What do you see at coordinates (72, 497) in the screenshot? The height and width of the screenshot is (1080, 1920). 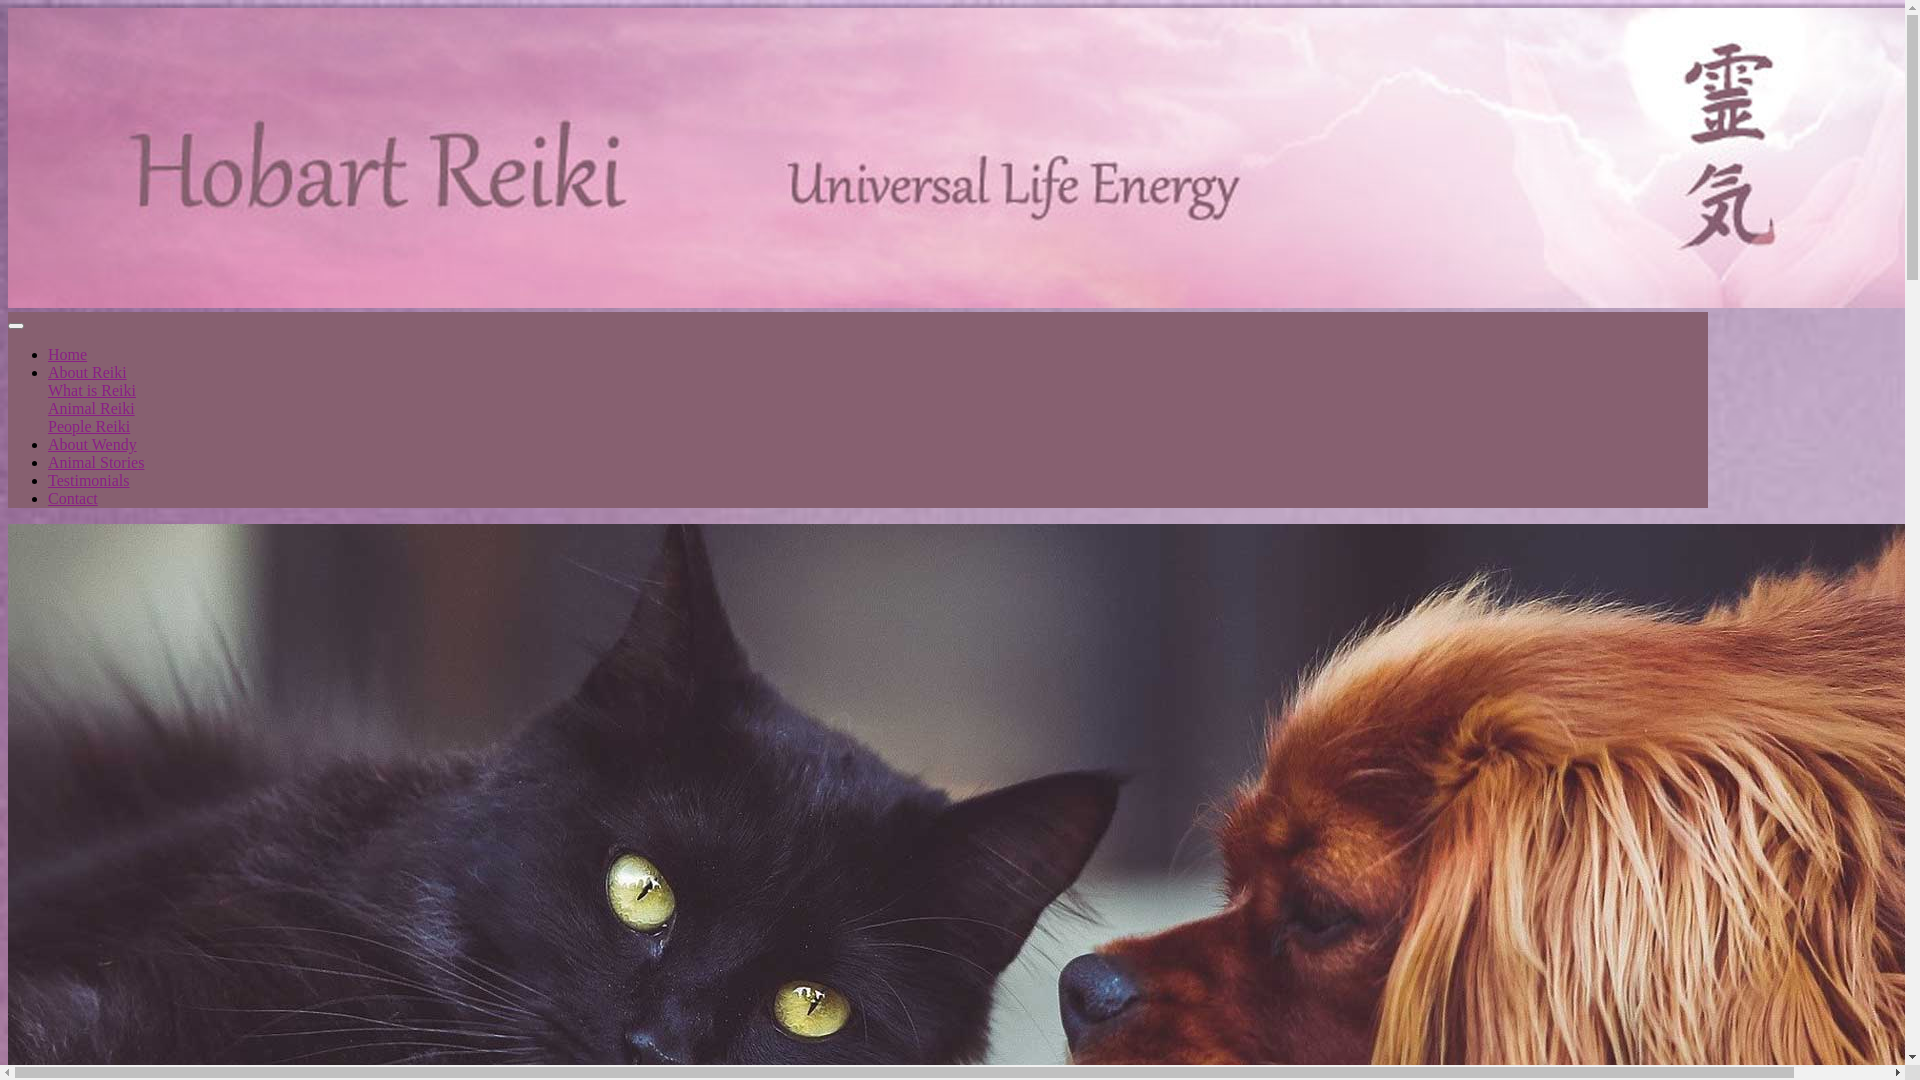 I see `'Contact'` at bounding box center [72, 497].